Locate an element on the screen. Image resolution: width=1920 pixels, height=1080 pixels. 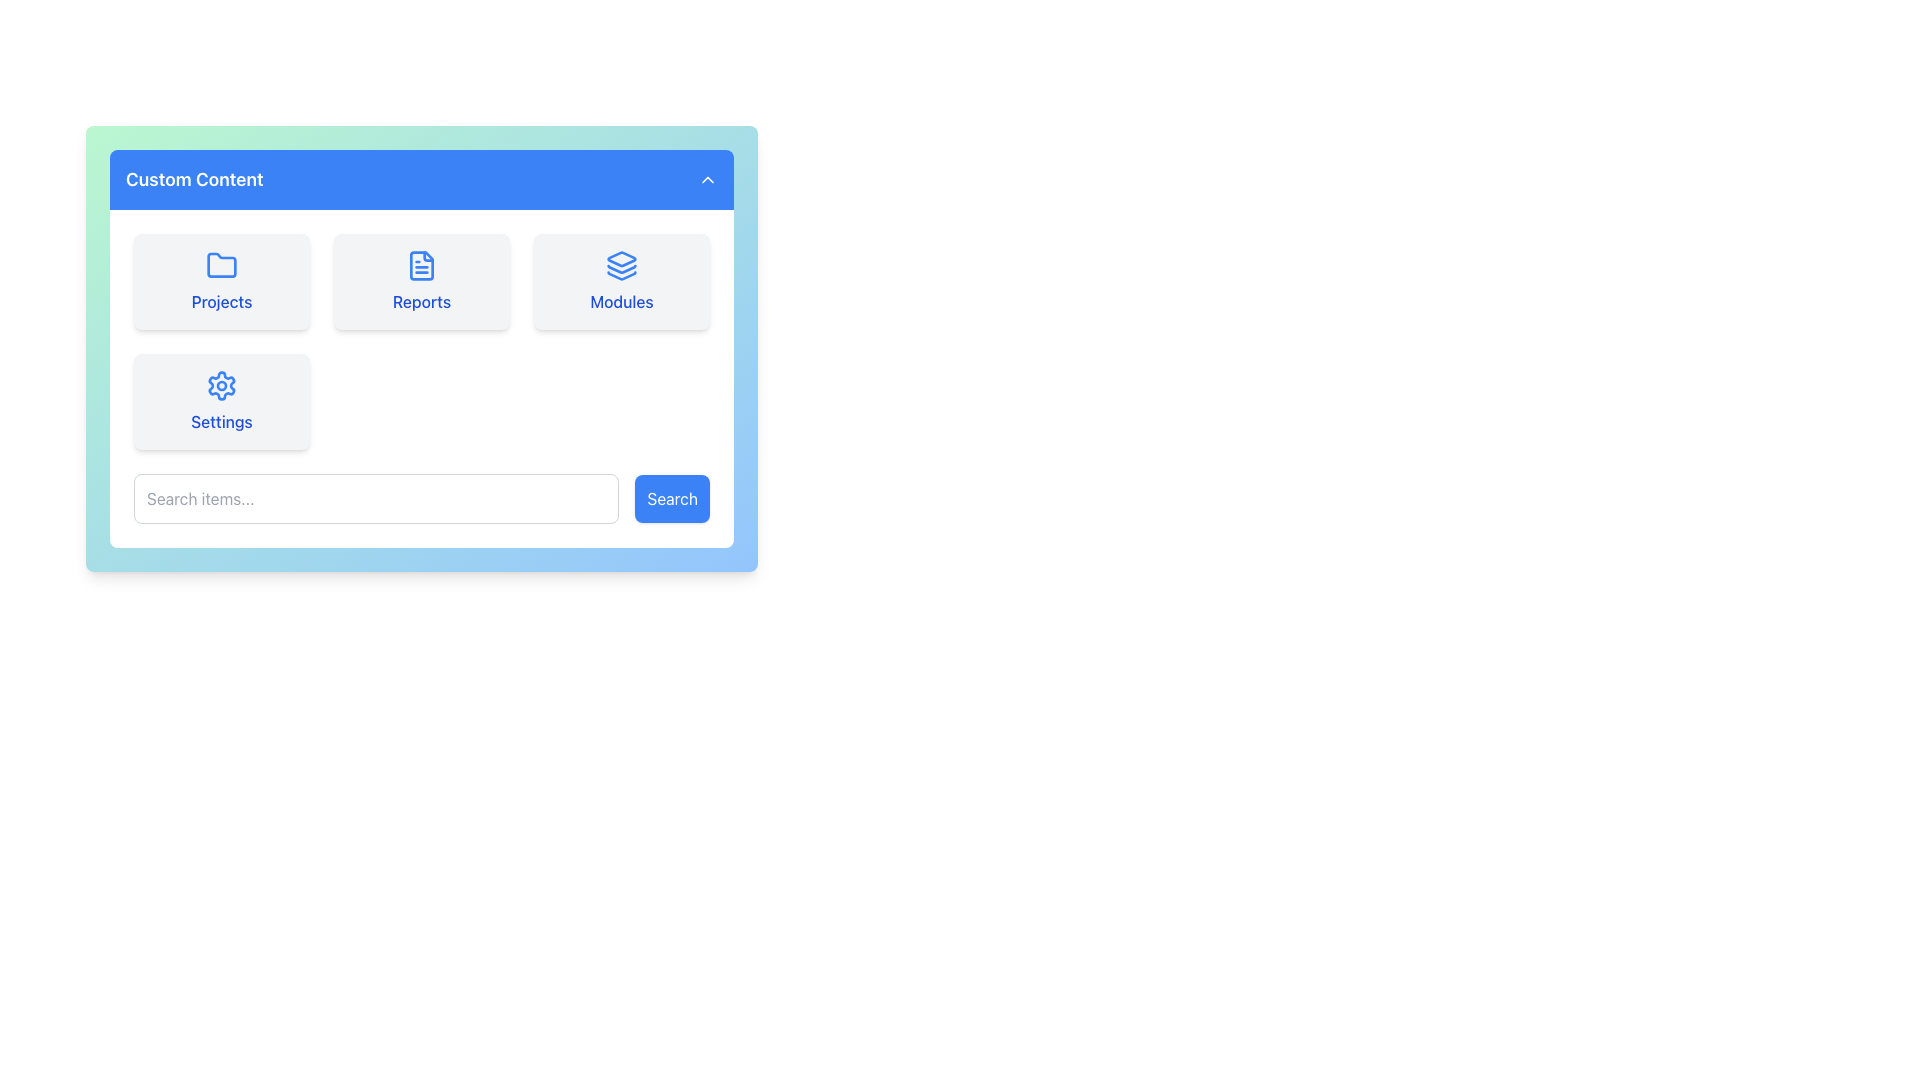
the 'Reports' text label styled in bold blue color, located at the bottom of the second card in the 'Custom Content' section is located at coordinates (421, 301).